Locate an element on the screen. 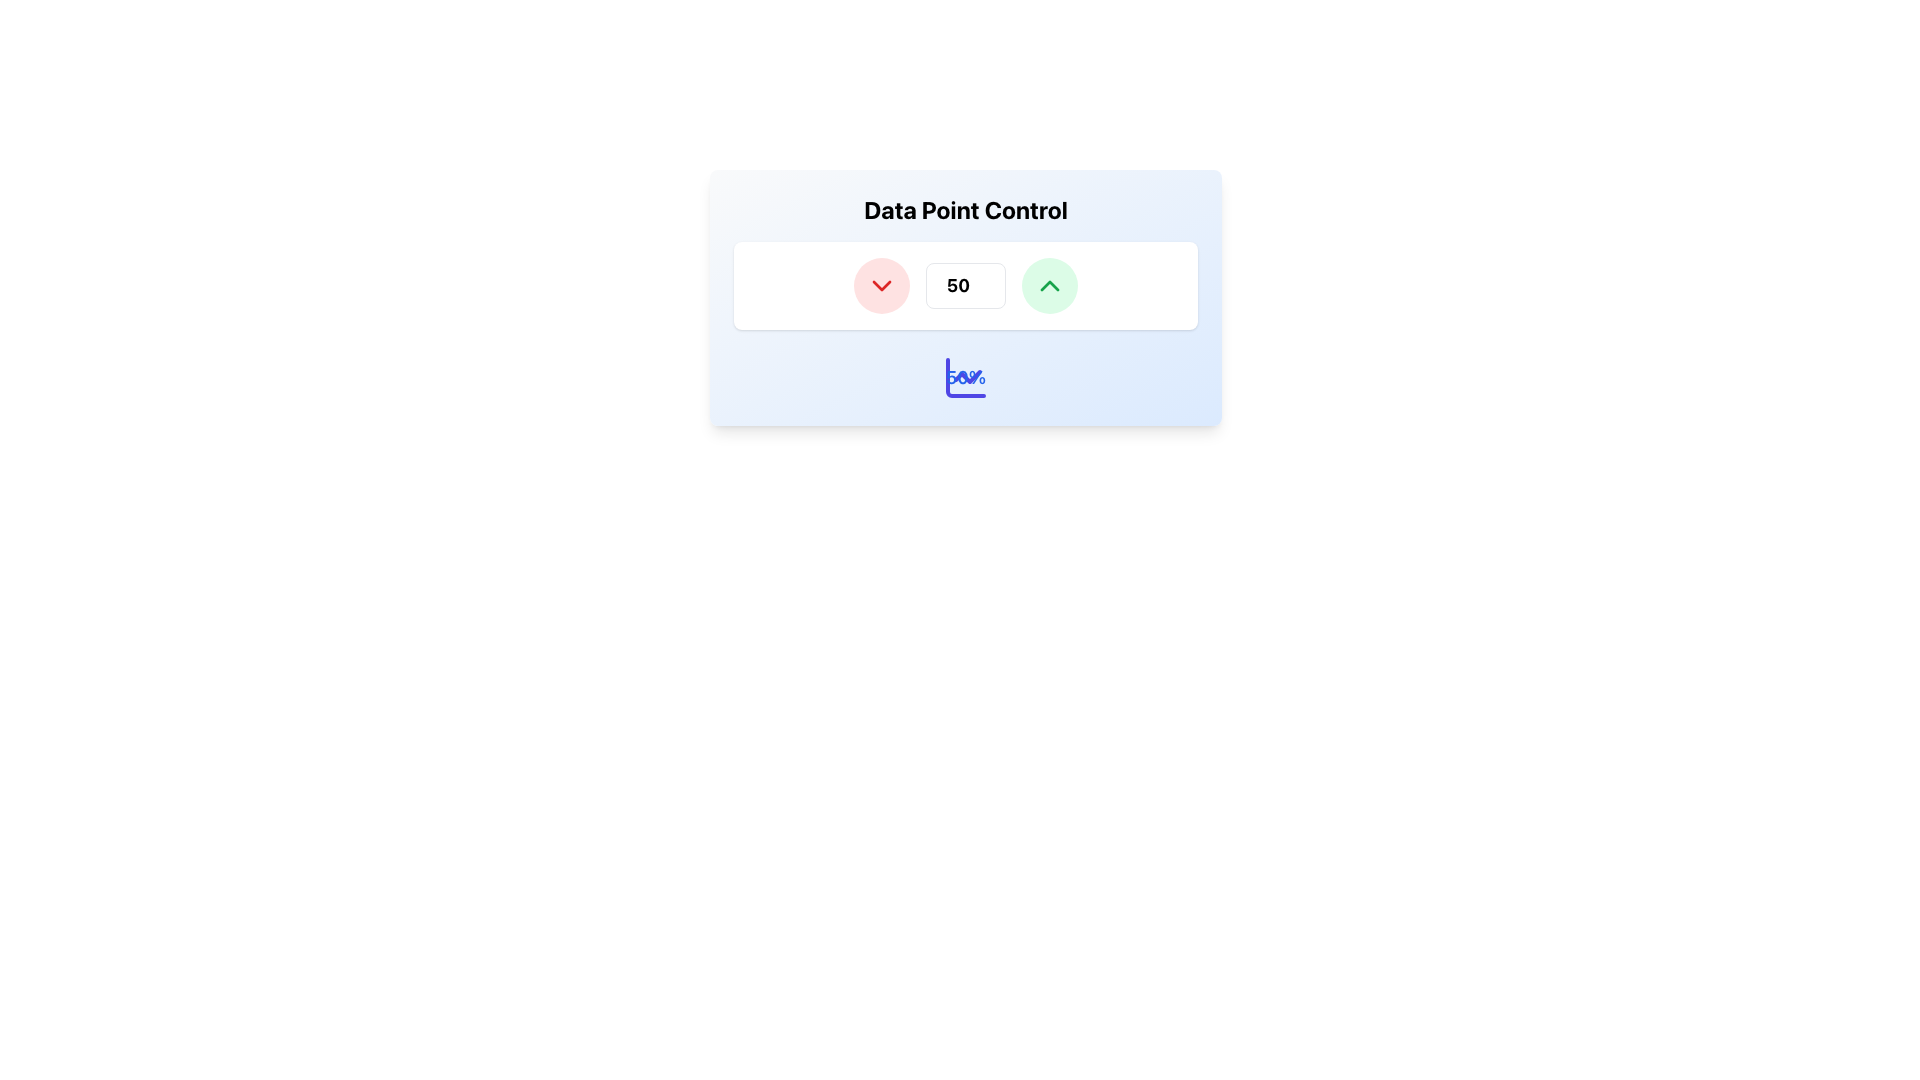  the control button that increases the numeric value displayed in the adjacent text input field is located at coordinates (1049, 285).